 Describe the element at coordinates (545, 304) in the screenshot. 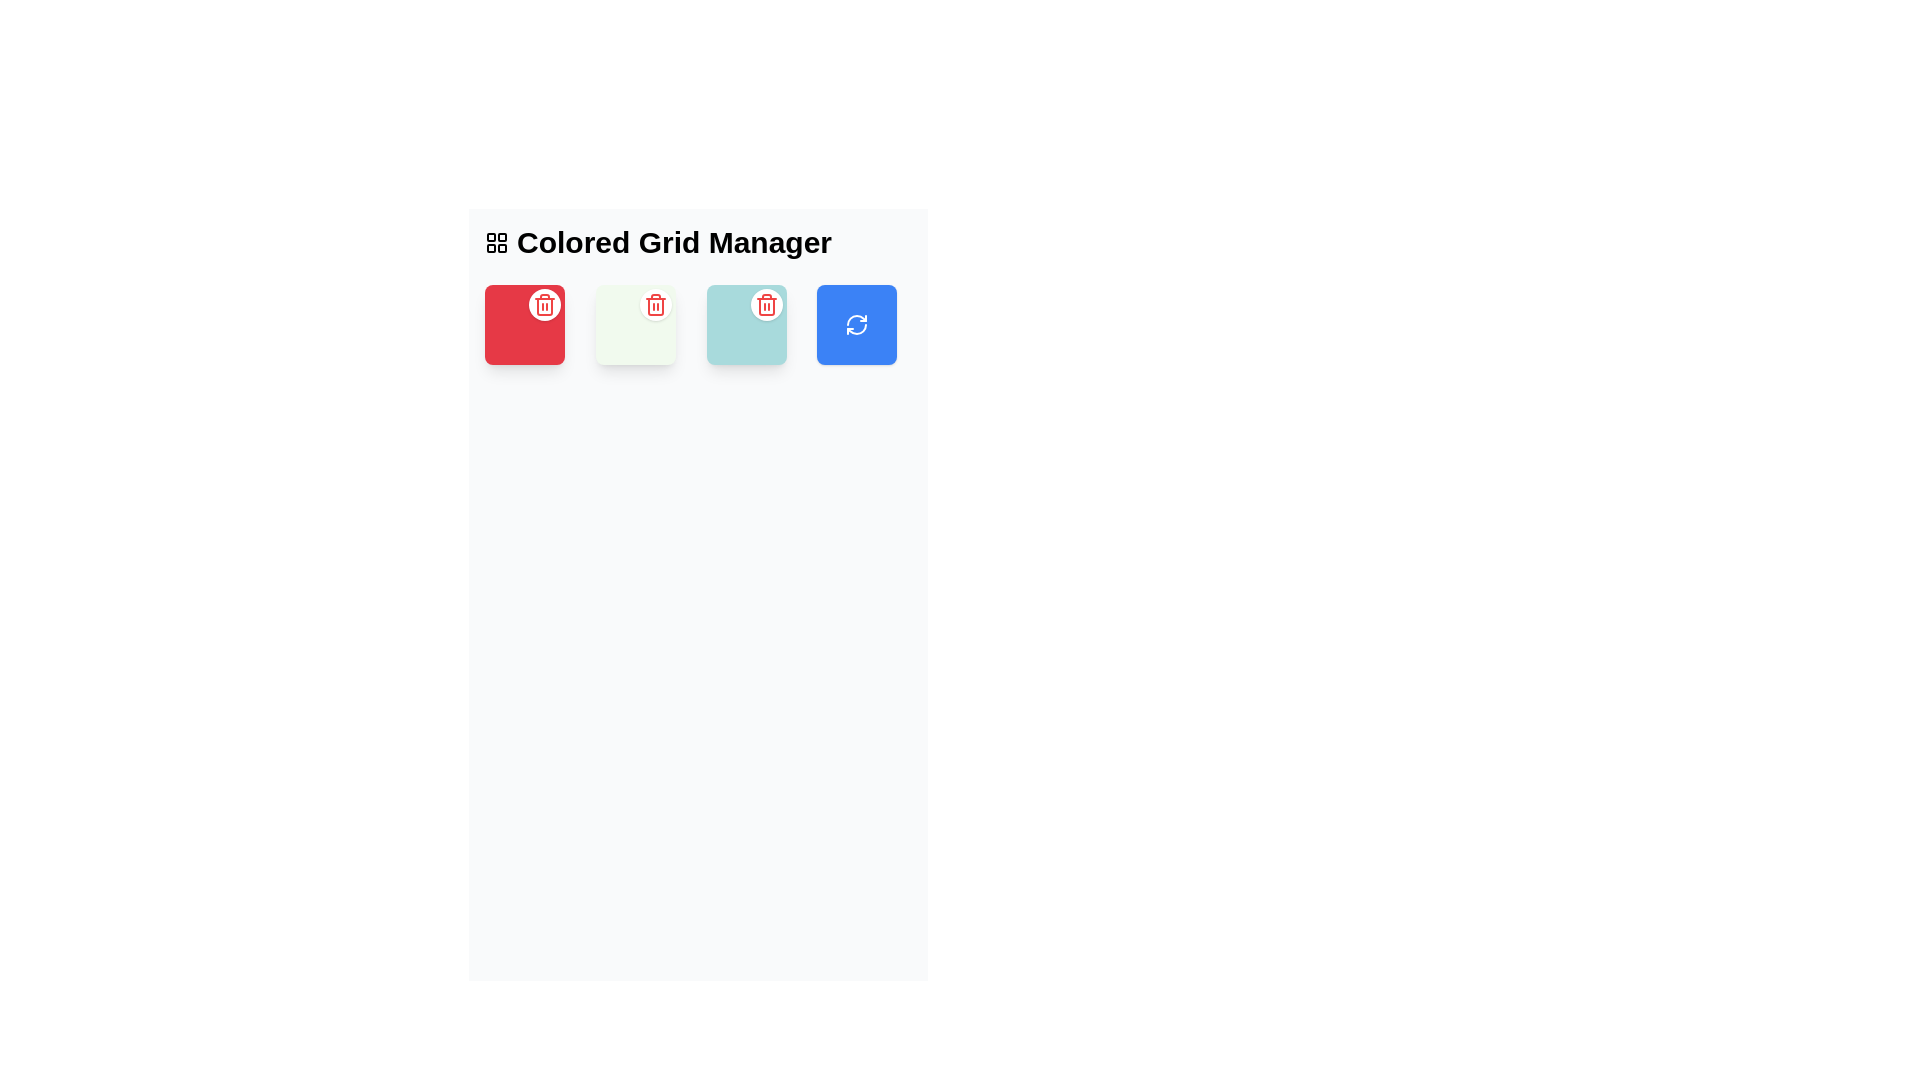

I see `the small circular delete button with a red trash bin graphic at the upper-right corner of the first red square card under the 'Colored Grid Manager' header` at that location.